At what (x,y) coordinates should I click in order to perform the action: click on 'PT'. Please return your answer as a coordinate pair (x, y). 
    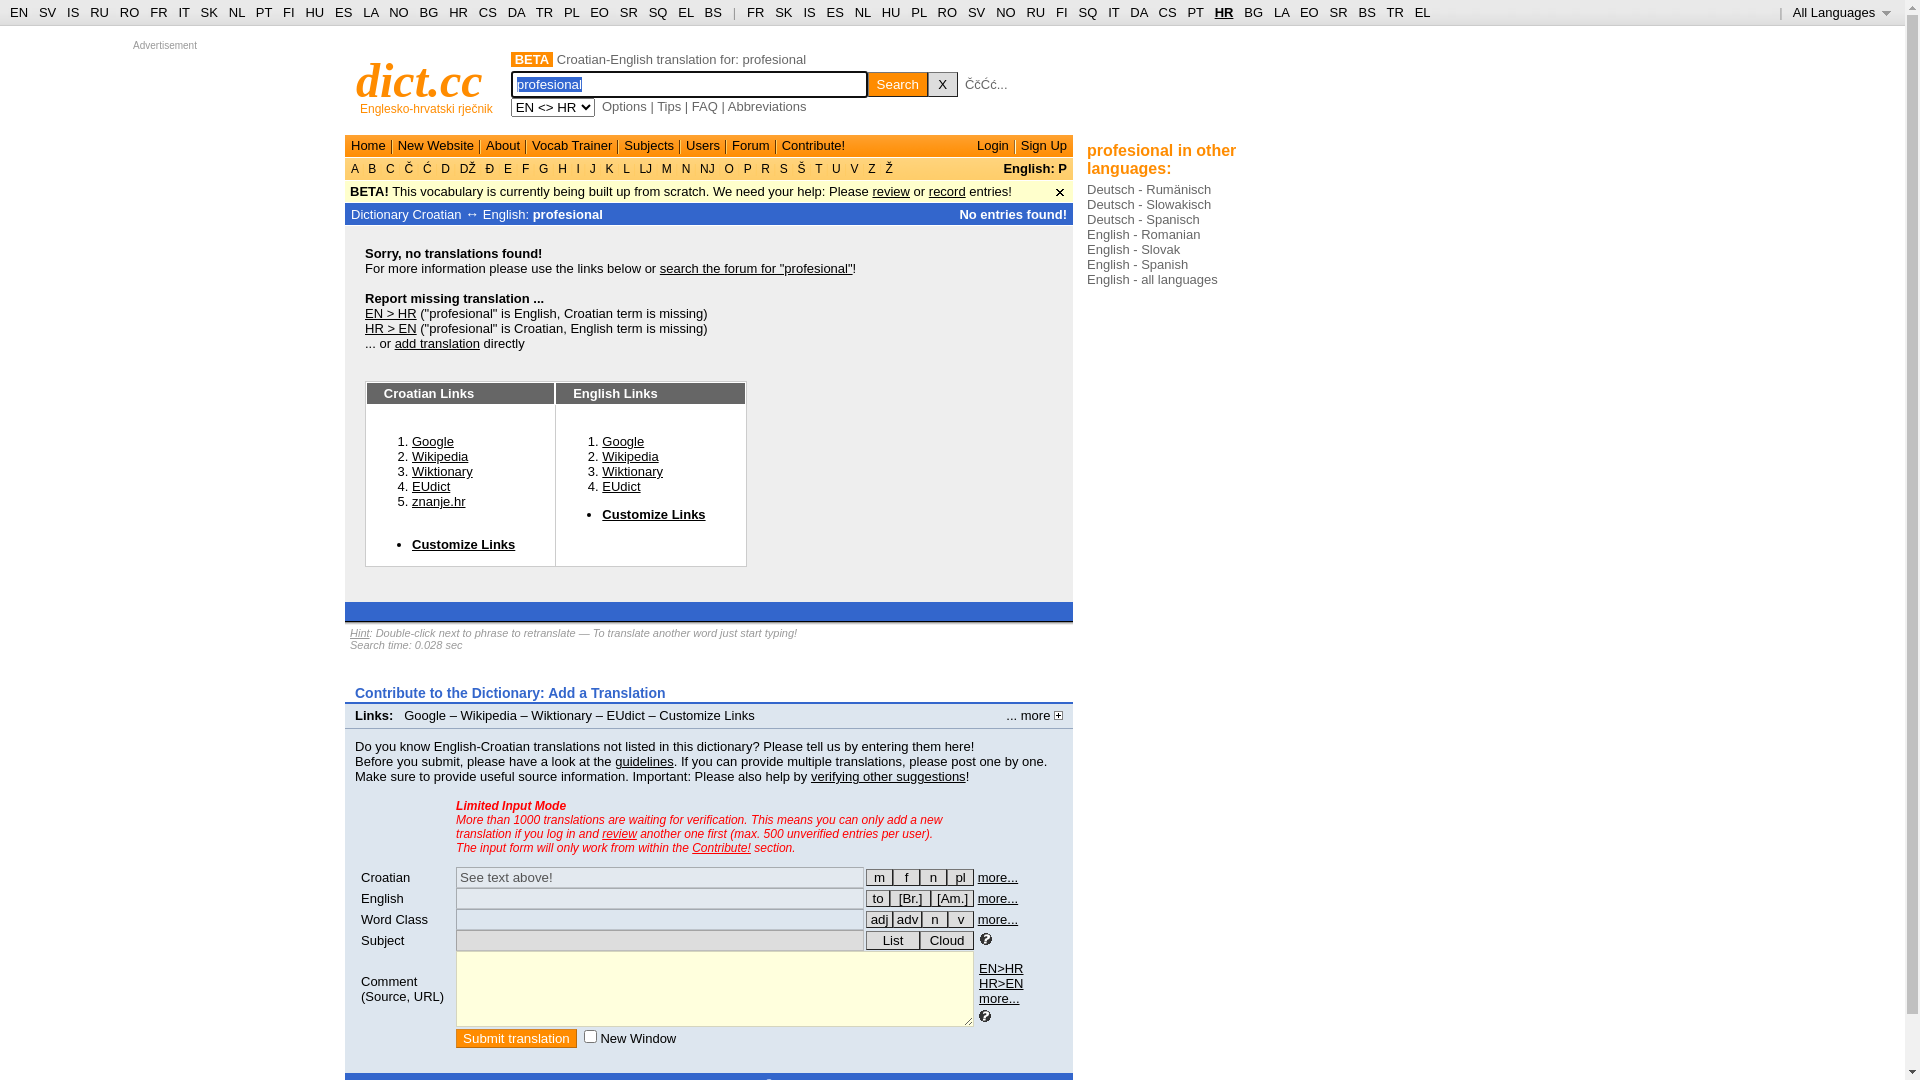
    Looking at the image, I should click on (1195, 12).